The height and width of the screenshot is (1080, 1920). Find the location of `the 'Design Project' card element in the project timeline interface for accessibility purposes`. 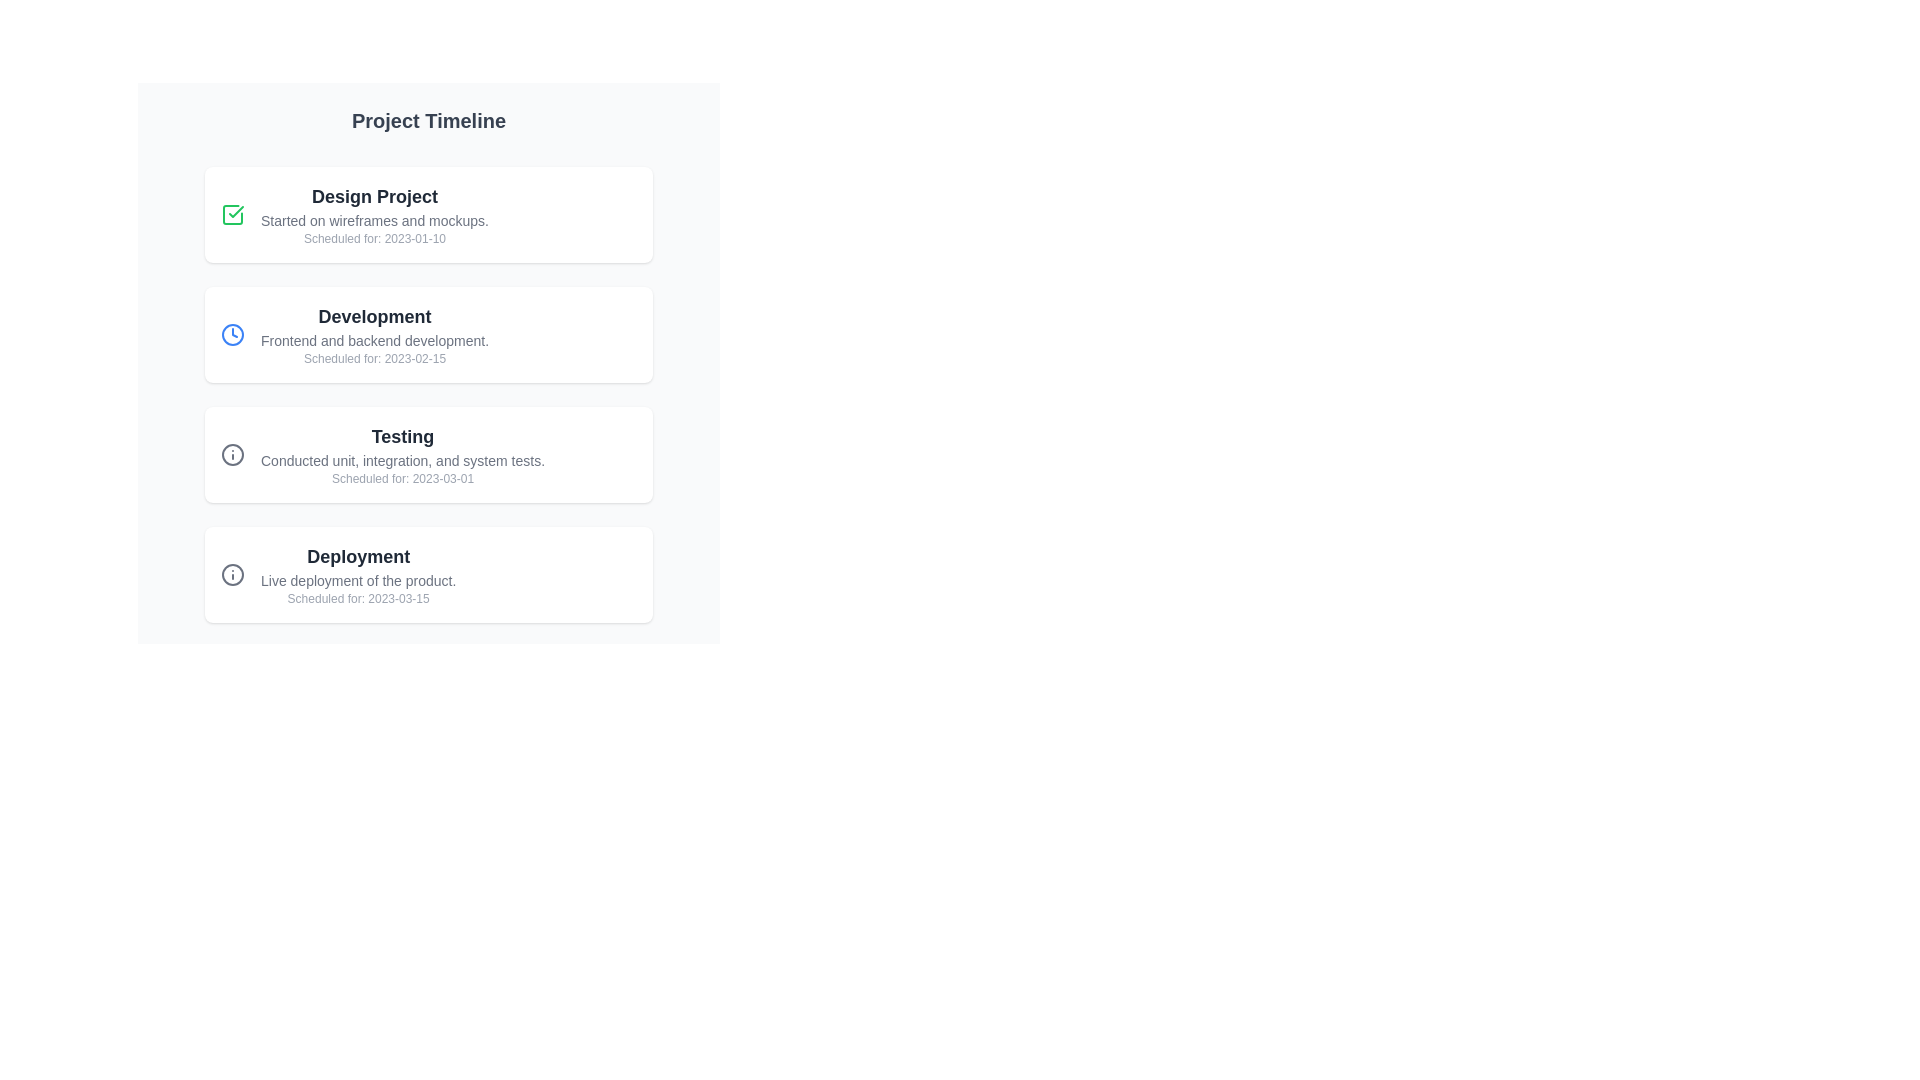

the 'Design Project' card element in the project timeline interface for accessibility purposes is located at coordinates (374, 215).